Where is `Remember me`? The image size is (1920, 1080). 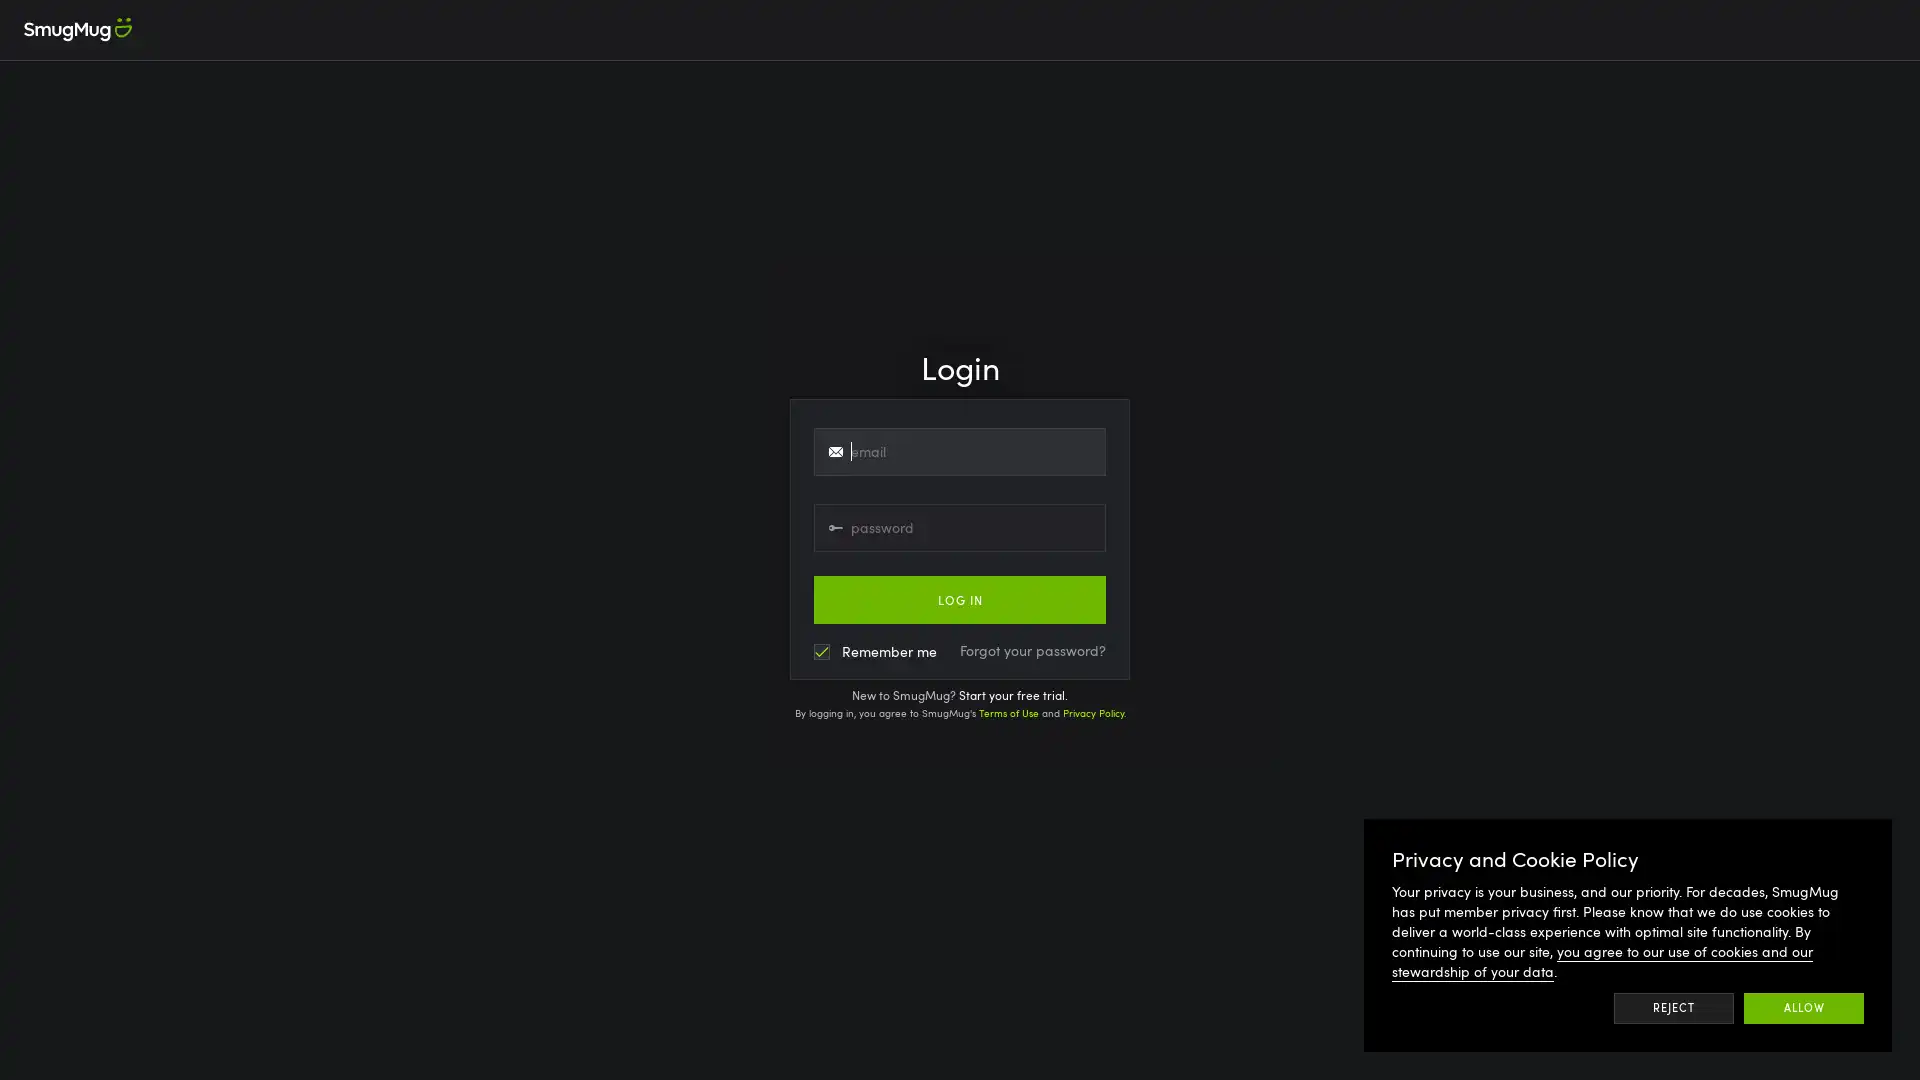 Remember me is located at coordinates (875, 651).